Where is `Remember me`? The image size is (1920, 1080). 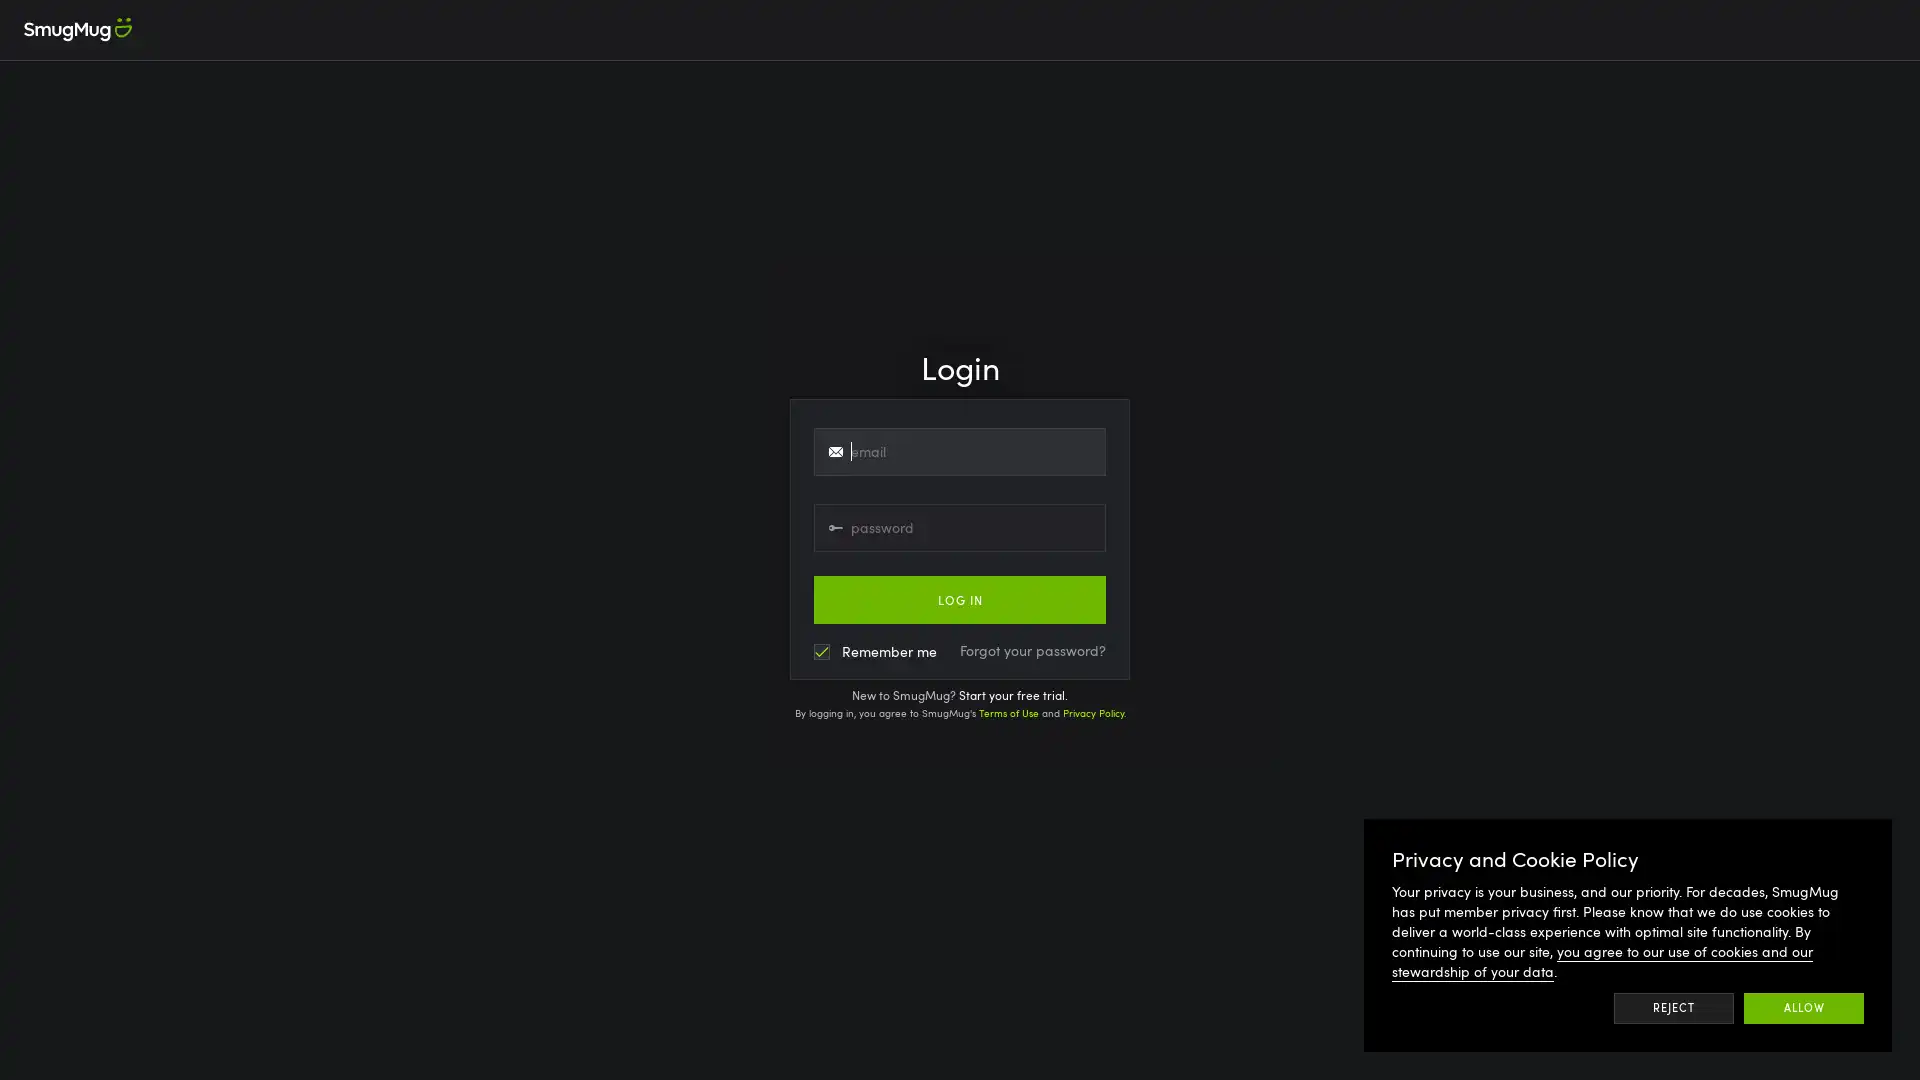 Remember me is located at coordinates (875, 651).